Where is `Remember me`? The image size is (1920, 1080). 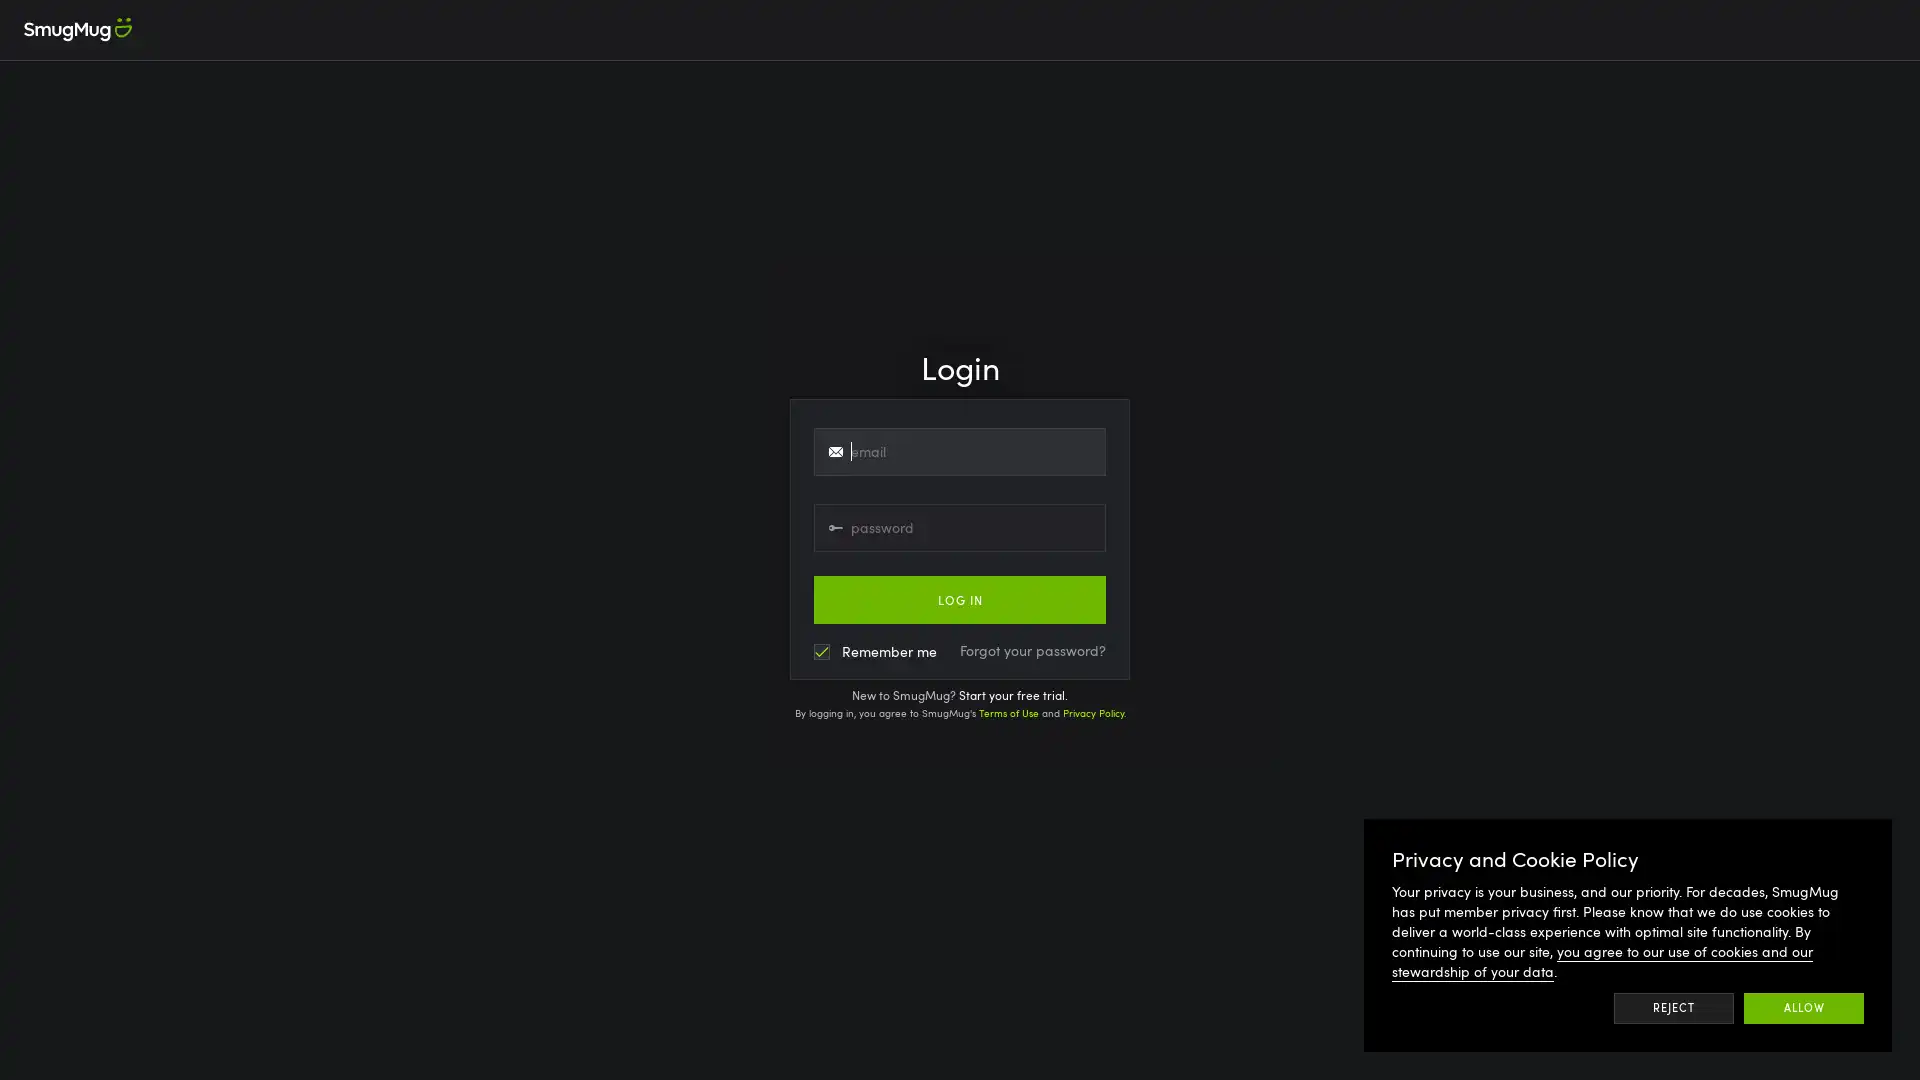 Remember me is located at coordinates (875, 651).